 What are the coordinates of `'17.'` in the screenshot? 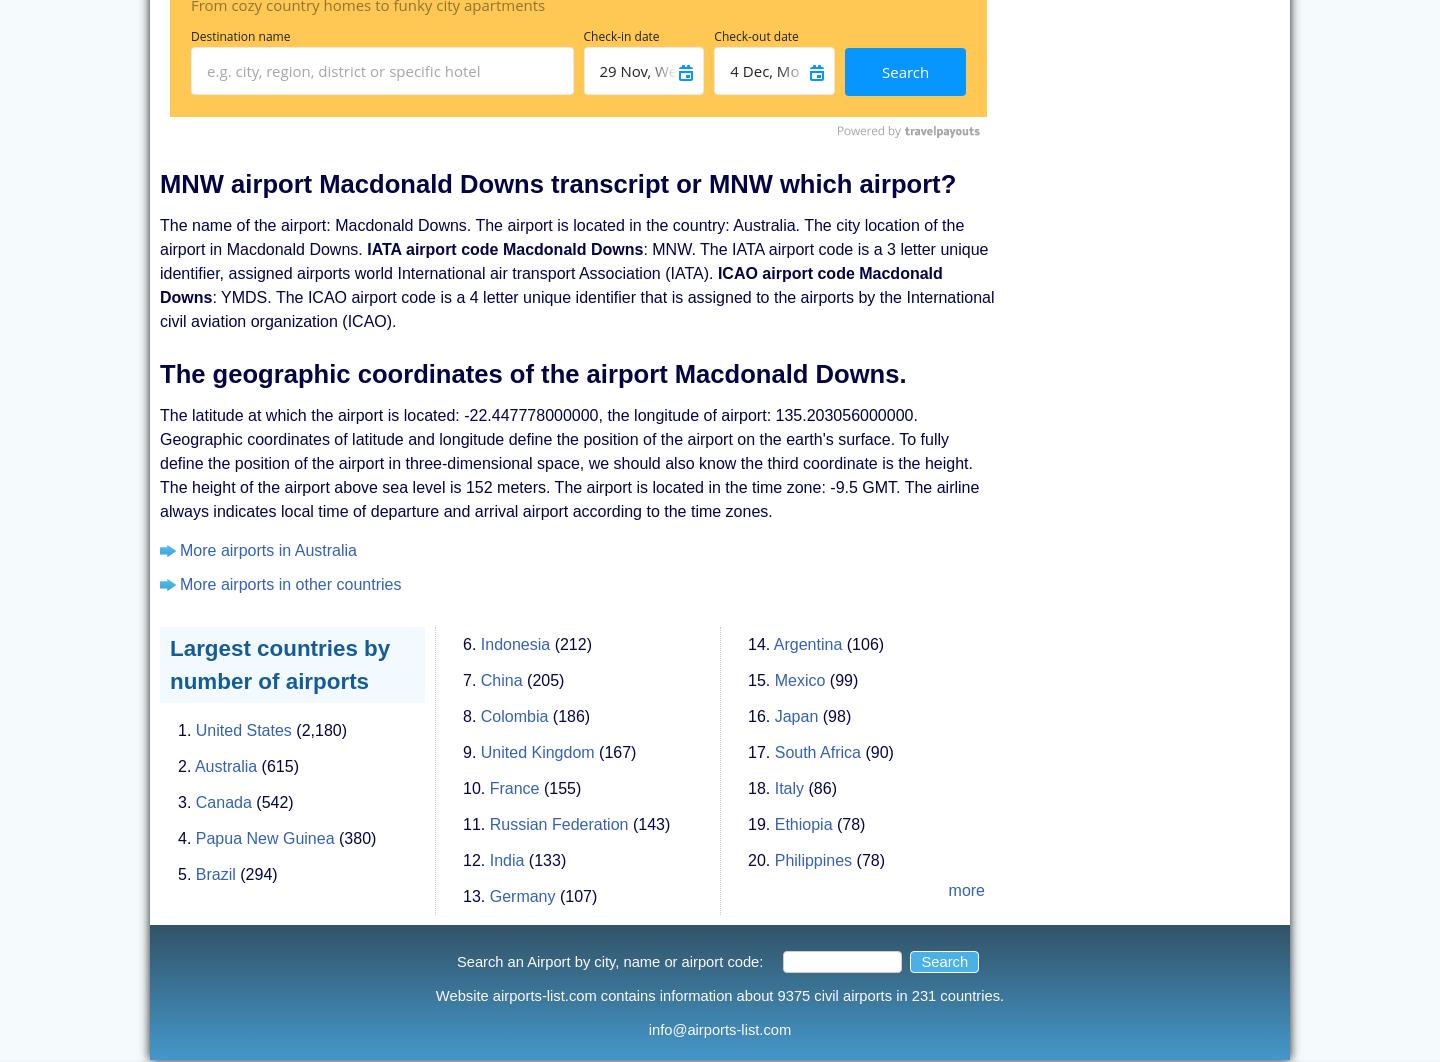 It's located at (758, 730).